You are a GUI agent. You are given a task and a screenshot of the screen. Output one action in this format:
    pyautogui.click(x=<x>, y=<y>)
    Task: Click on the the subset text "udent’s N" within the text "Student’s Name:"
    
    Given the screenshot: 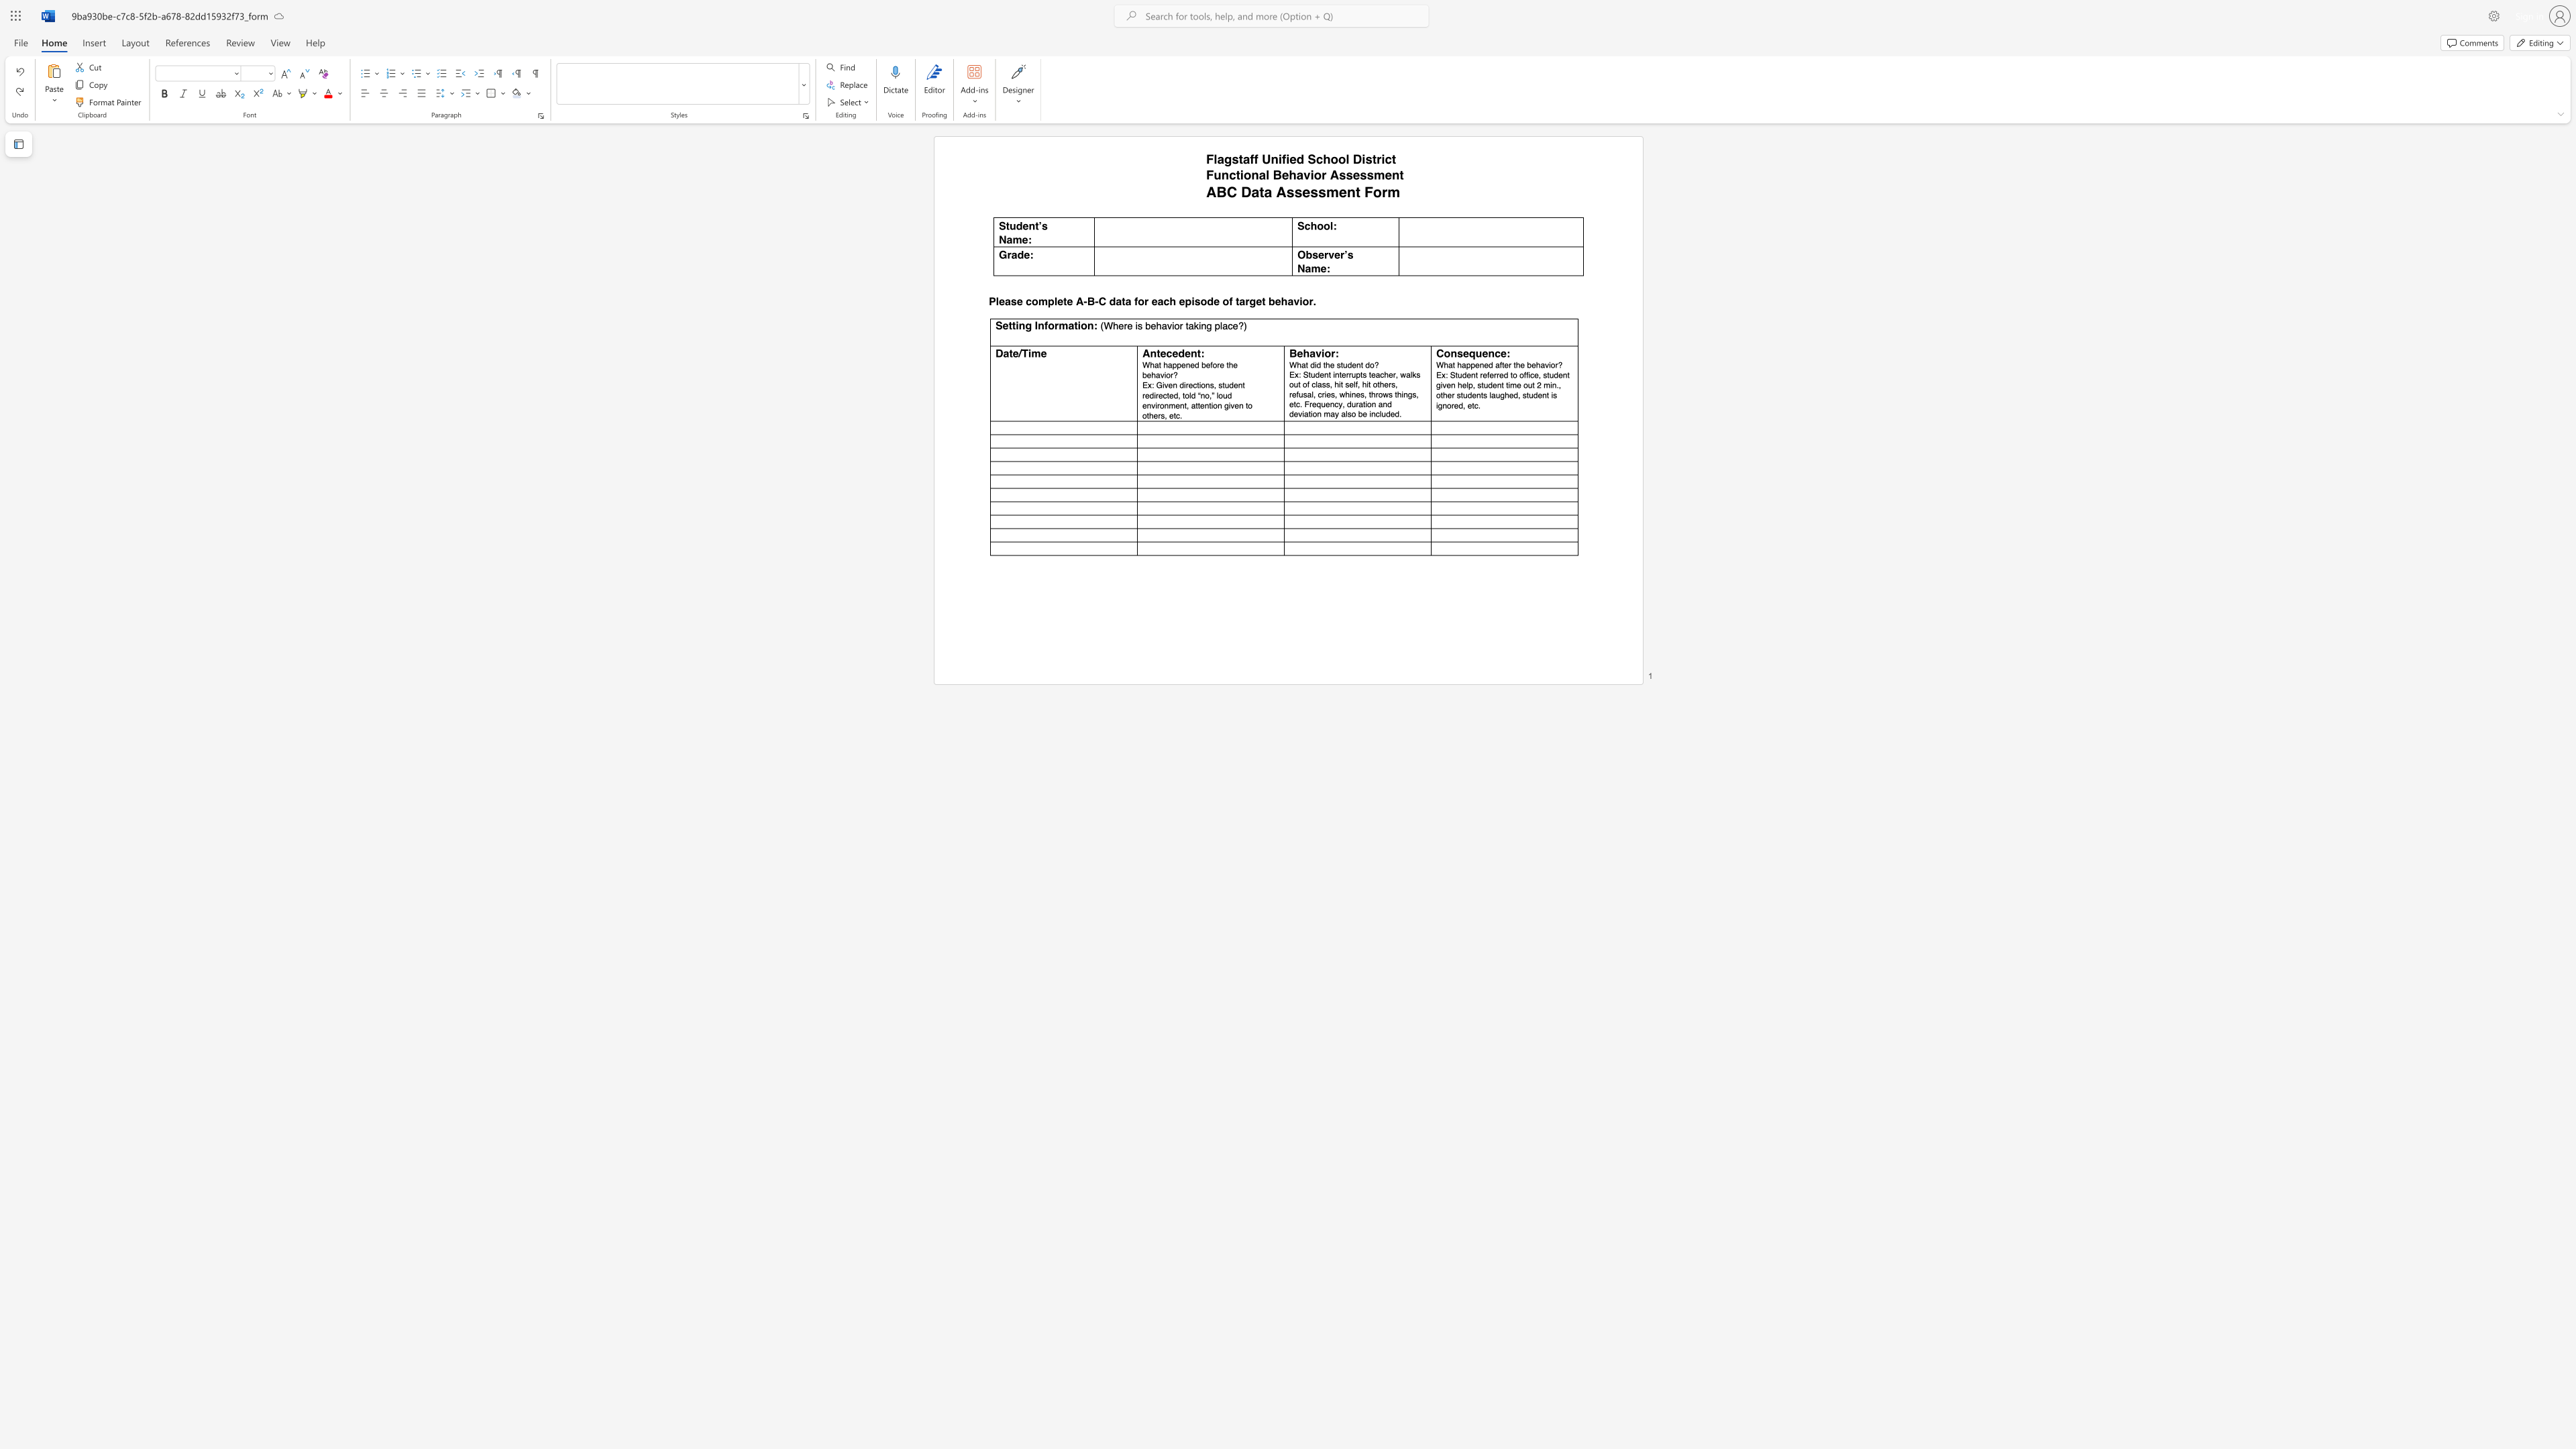 What is the action you would take?
    pyautogui.click(x=1008, y=225)
    